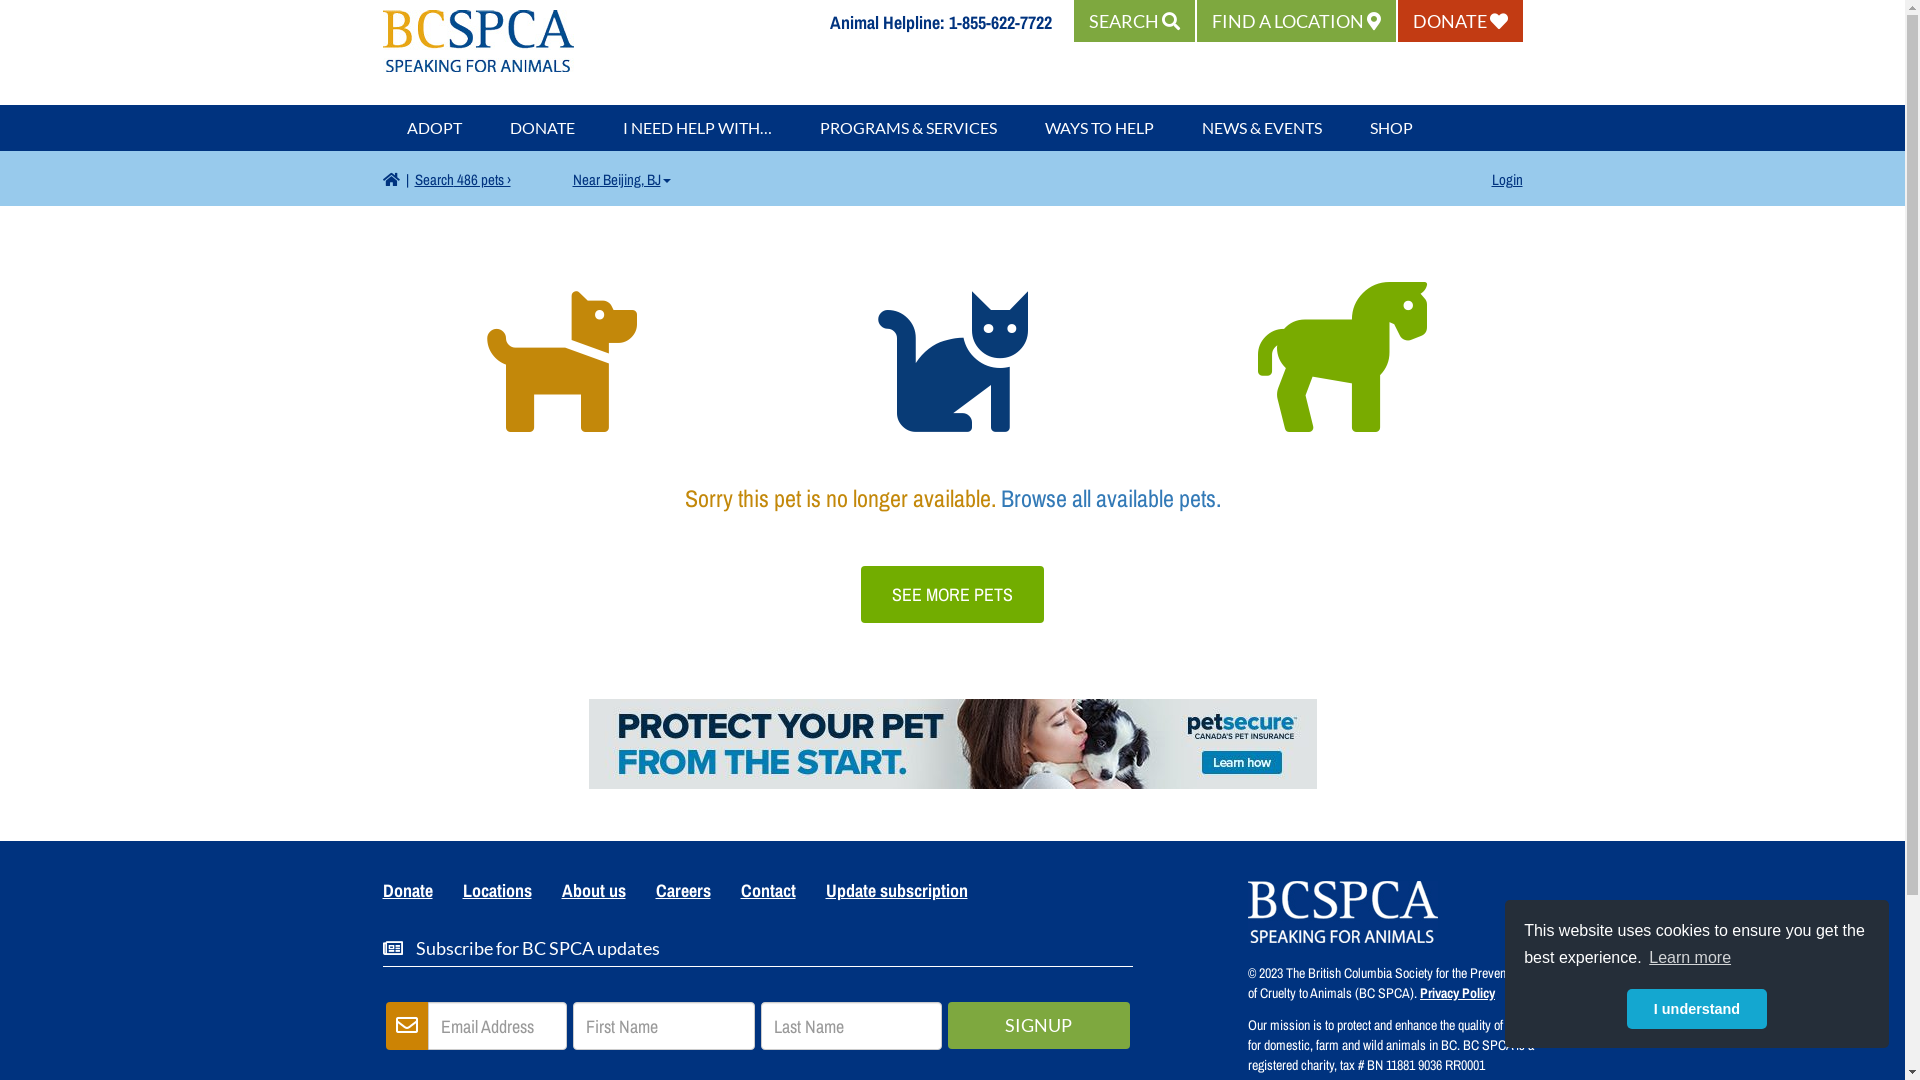 The width and height of the screenshot is (1920, 1080). Describe the element at coordinates (951, 593) in the screenshot. I see `'SEE MORE PETS'` at that location.